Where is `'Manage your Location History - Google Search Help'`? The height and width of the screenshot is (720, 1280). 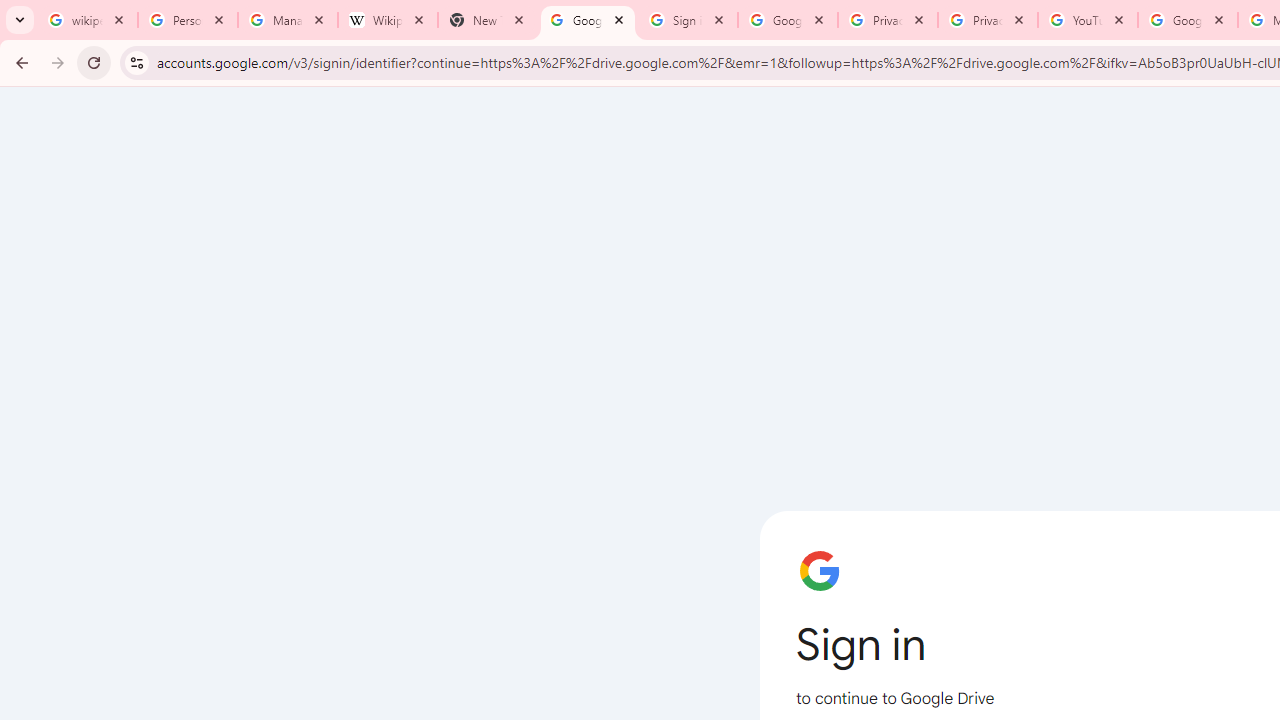 'Manage your Location History - Google Search Help' is located at coordinates (287, 20).